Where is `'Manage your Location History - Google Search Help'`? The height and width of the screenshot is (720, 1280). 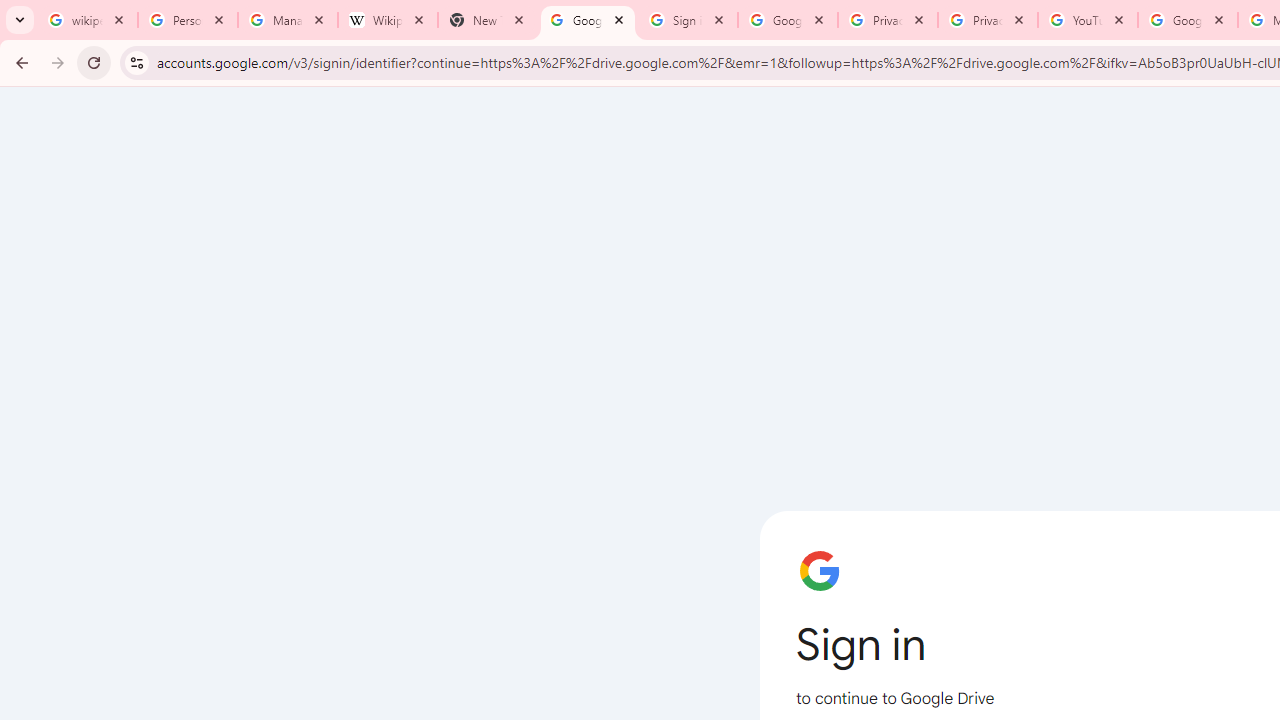 'Manage your Location History - Google Search Help' is located at coordinates (287, 20).